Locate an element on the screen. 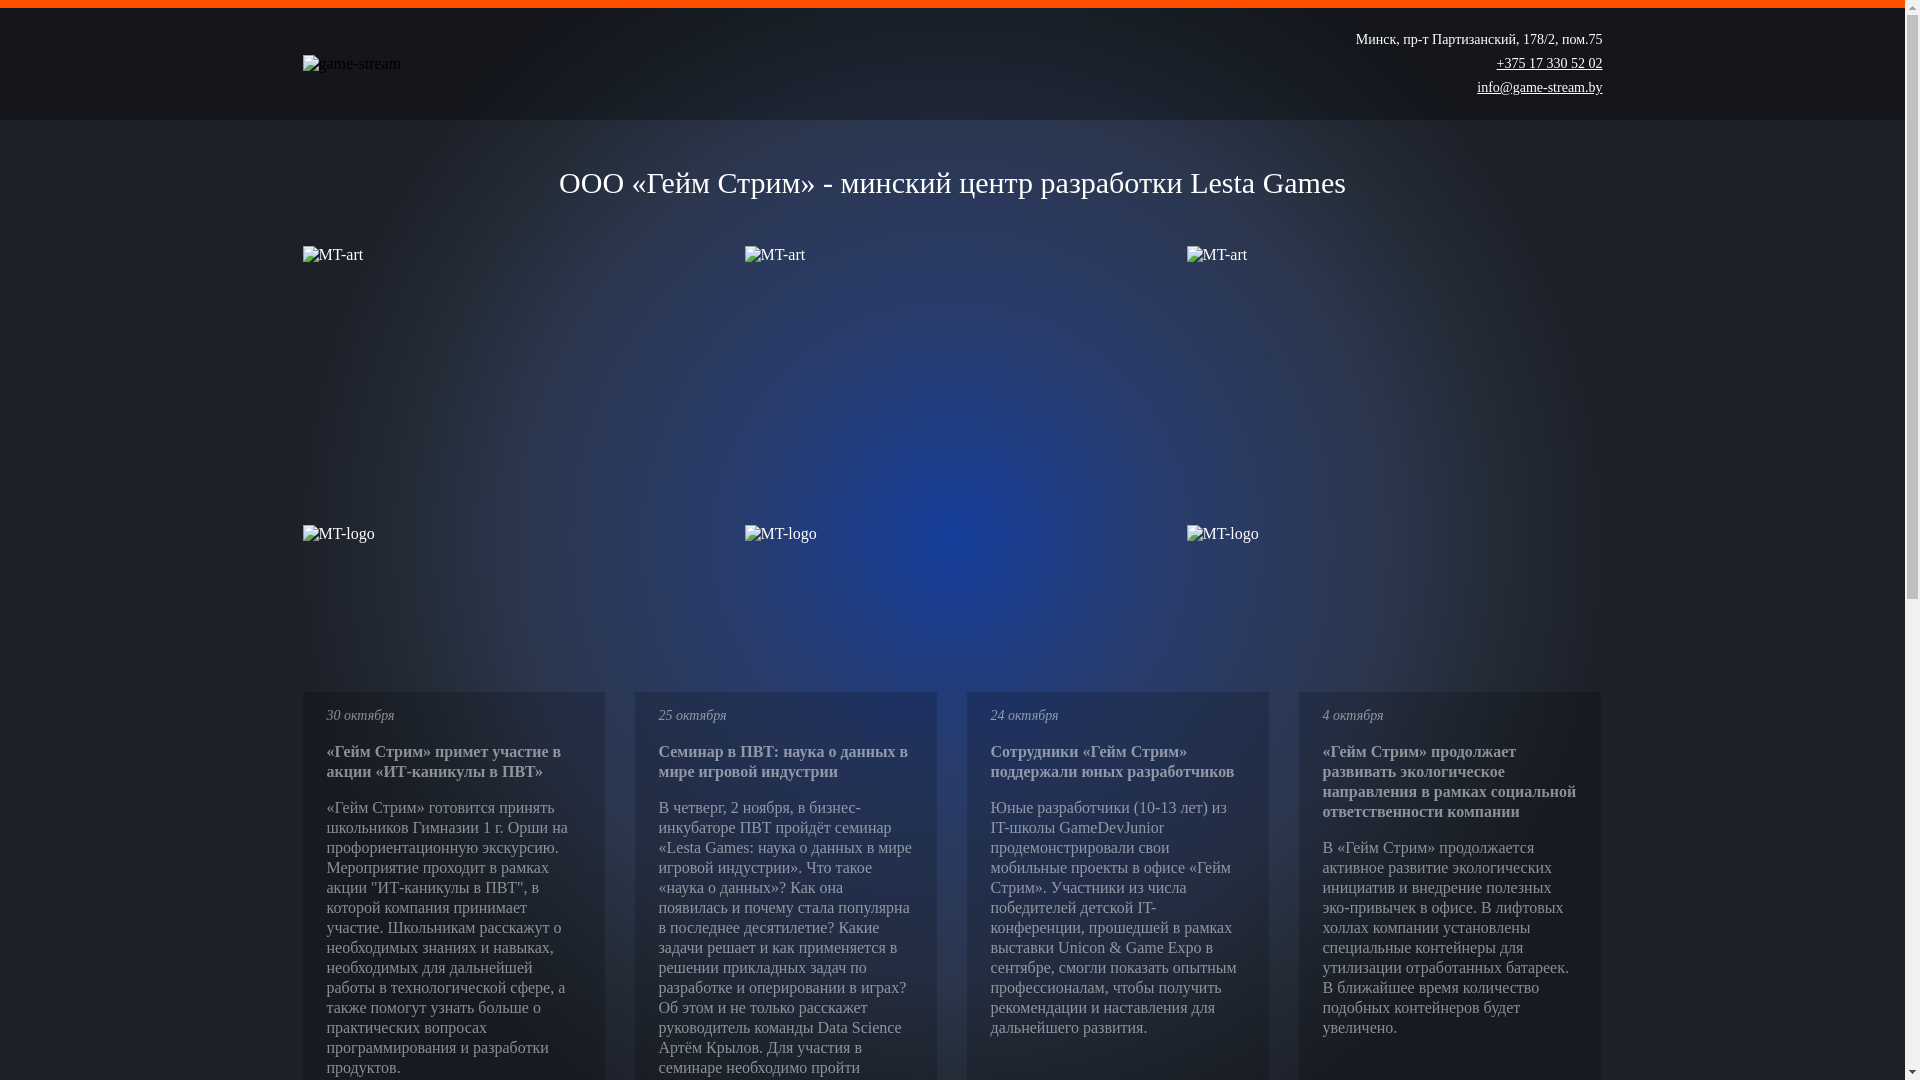 The image size is (1920, 1080). '+375 17 330 52 02' is located at coordinates (1549, 63).